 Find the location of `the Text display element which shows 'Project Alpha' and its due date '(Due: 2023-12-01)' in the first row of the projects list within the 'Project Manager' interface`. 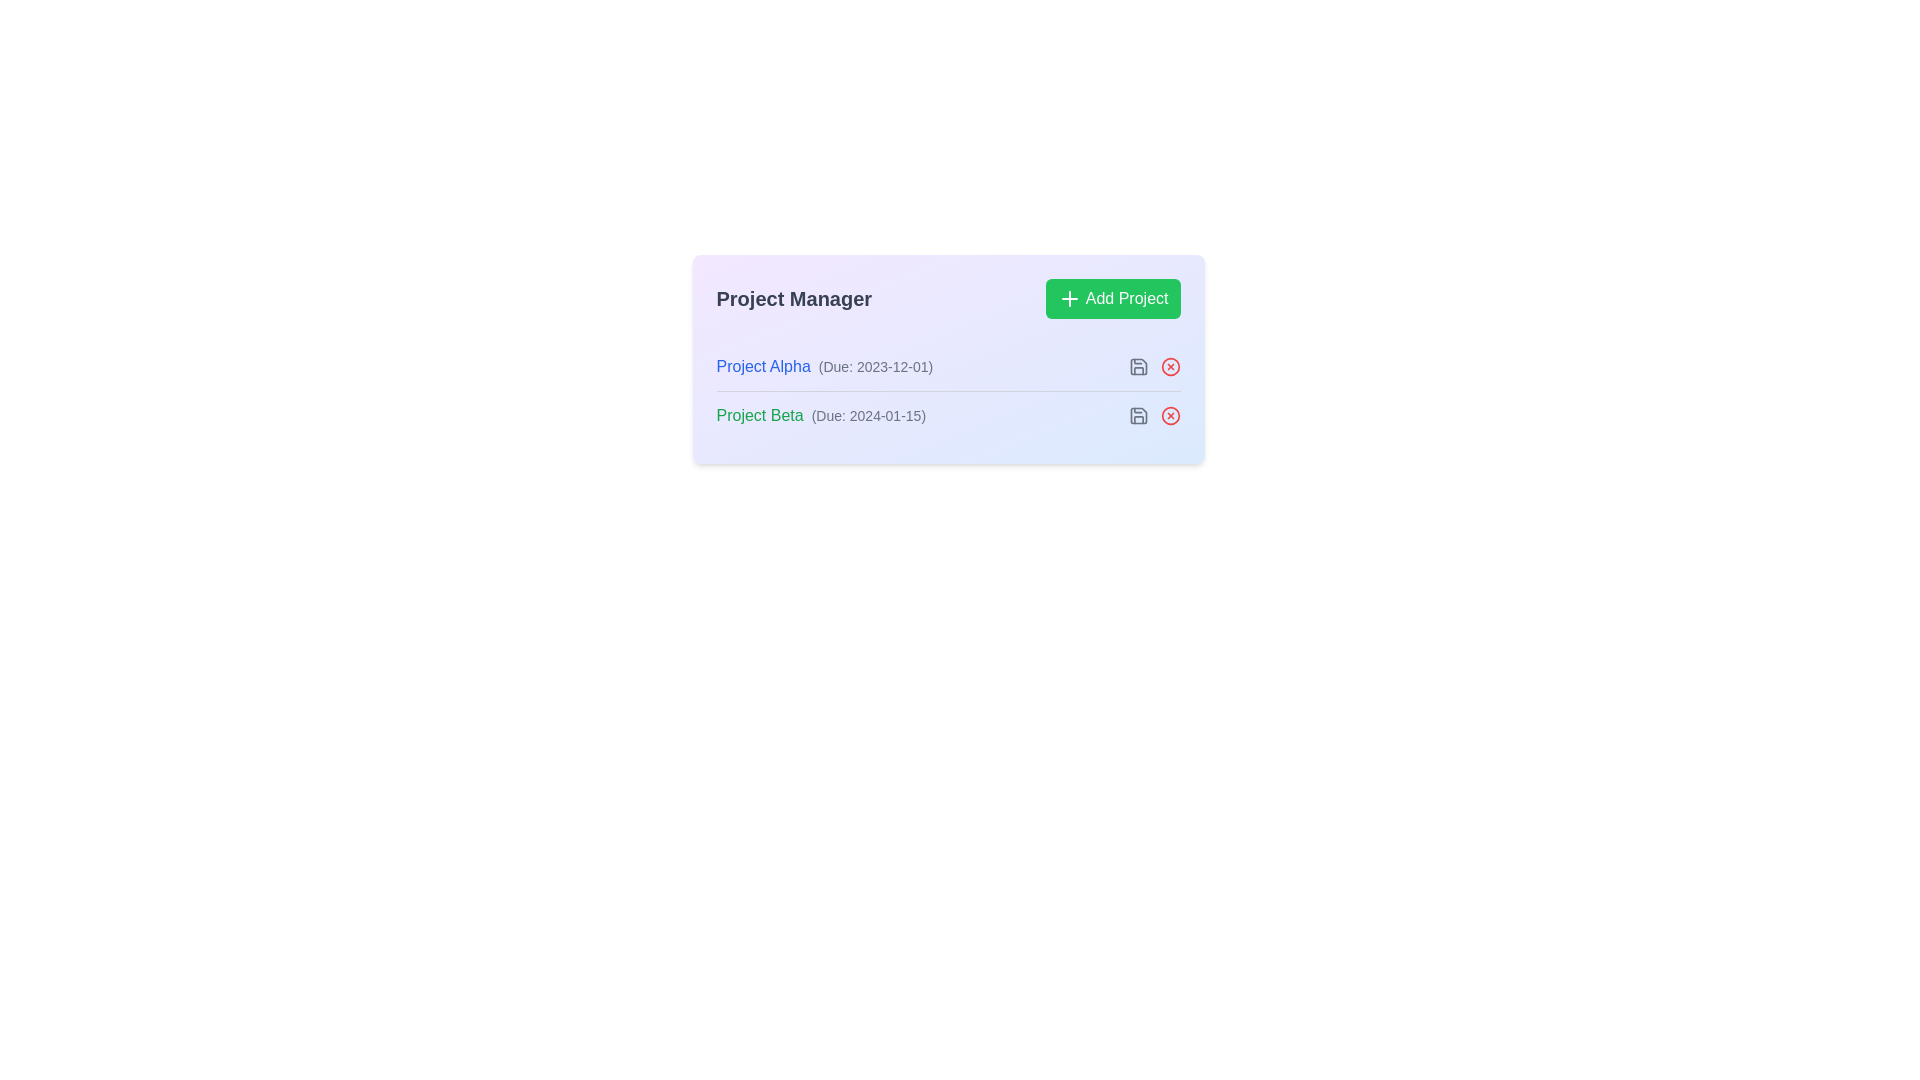

the Text display element which shows 'Project Alpha' and its due date '(Due: 2023-12-01)' in the first row of the projects list within the 'Project Manager' interface is located at coordinates (824, 366).